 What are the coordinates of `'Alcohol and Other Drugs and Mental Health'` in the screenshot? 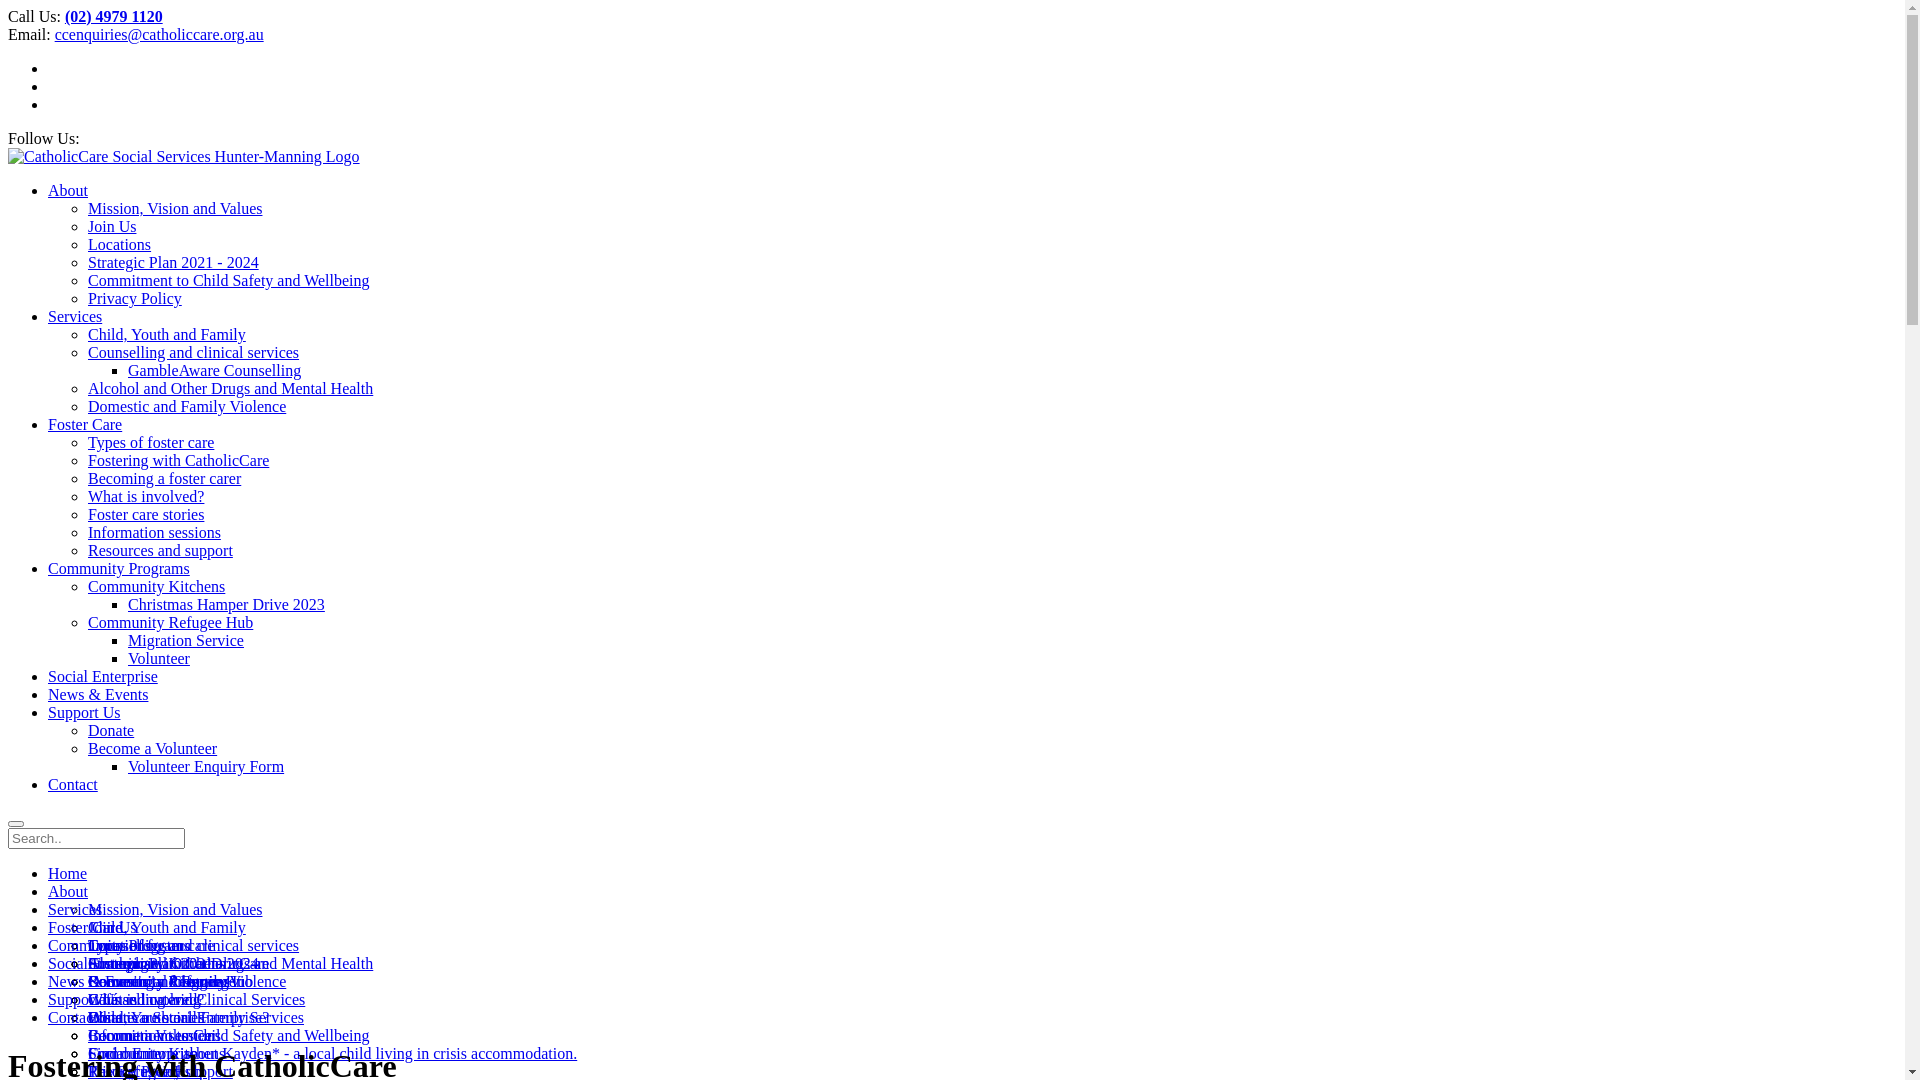 It's located at (230, 962).